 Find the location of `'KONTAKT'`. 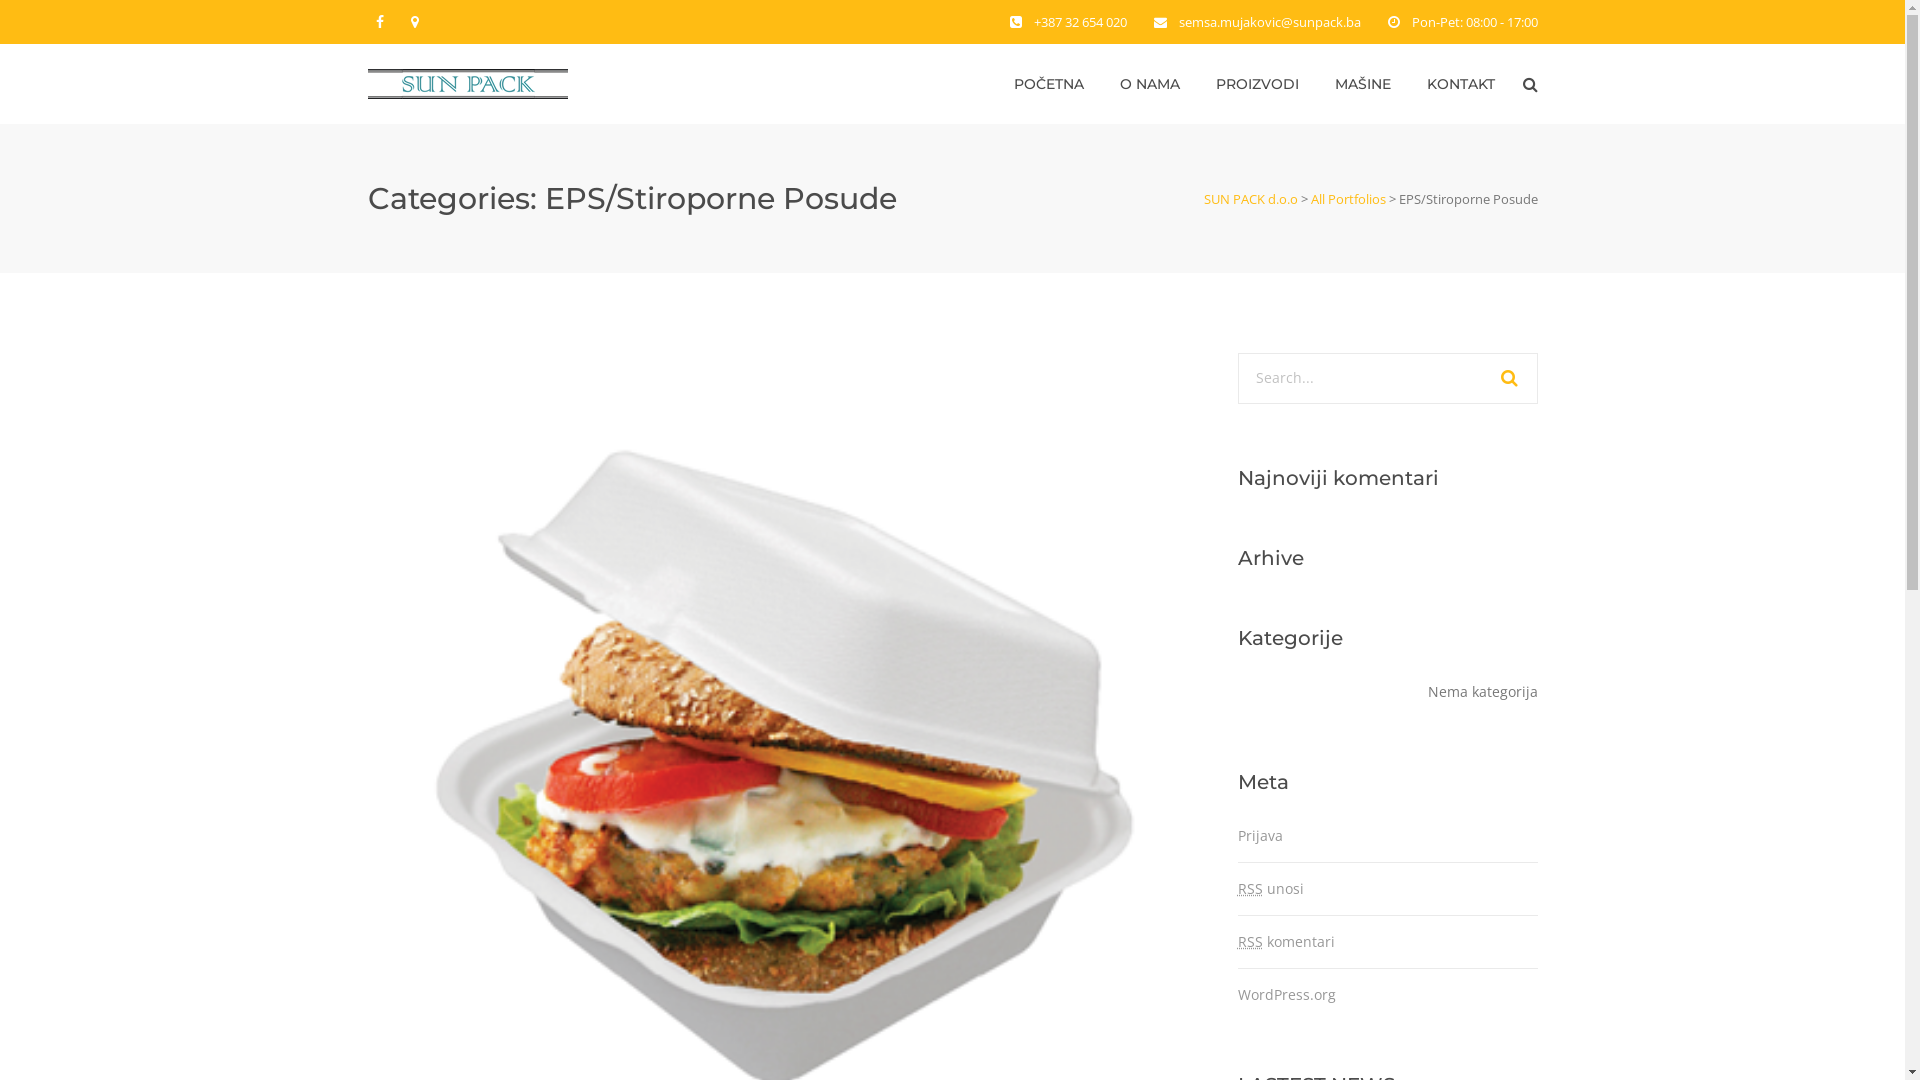

'KONTAKT' is located at coordinates (1459, 83).